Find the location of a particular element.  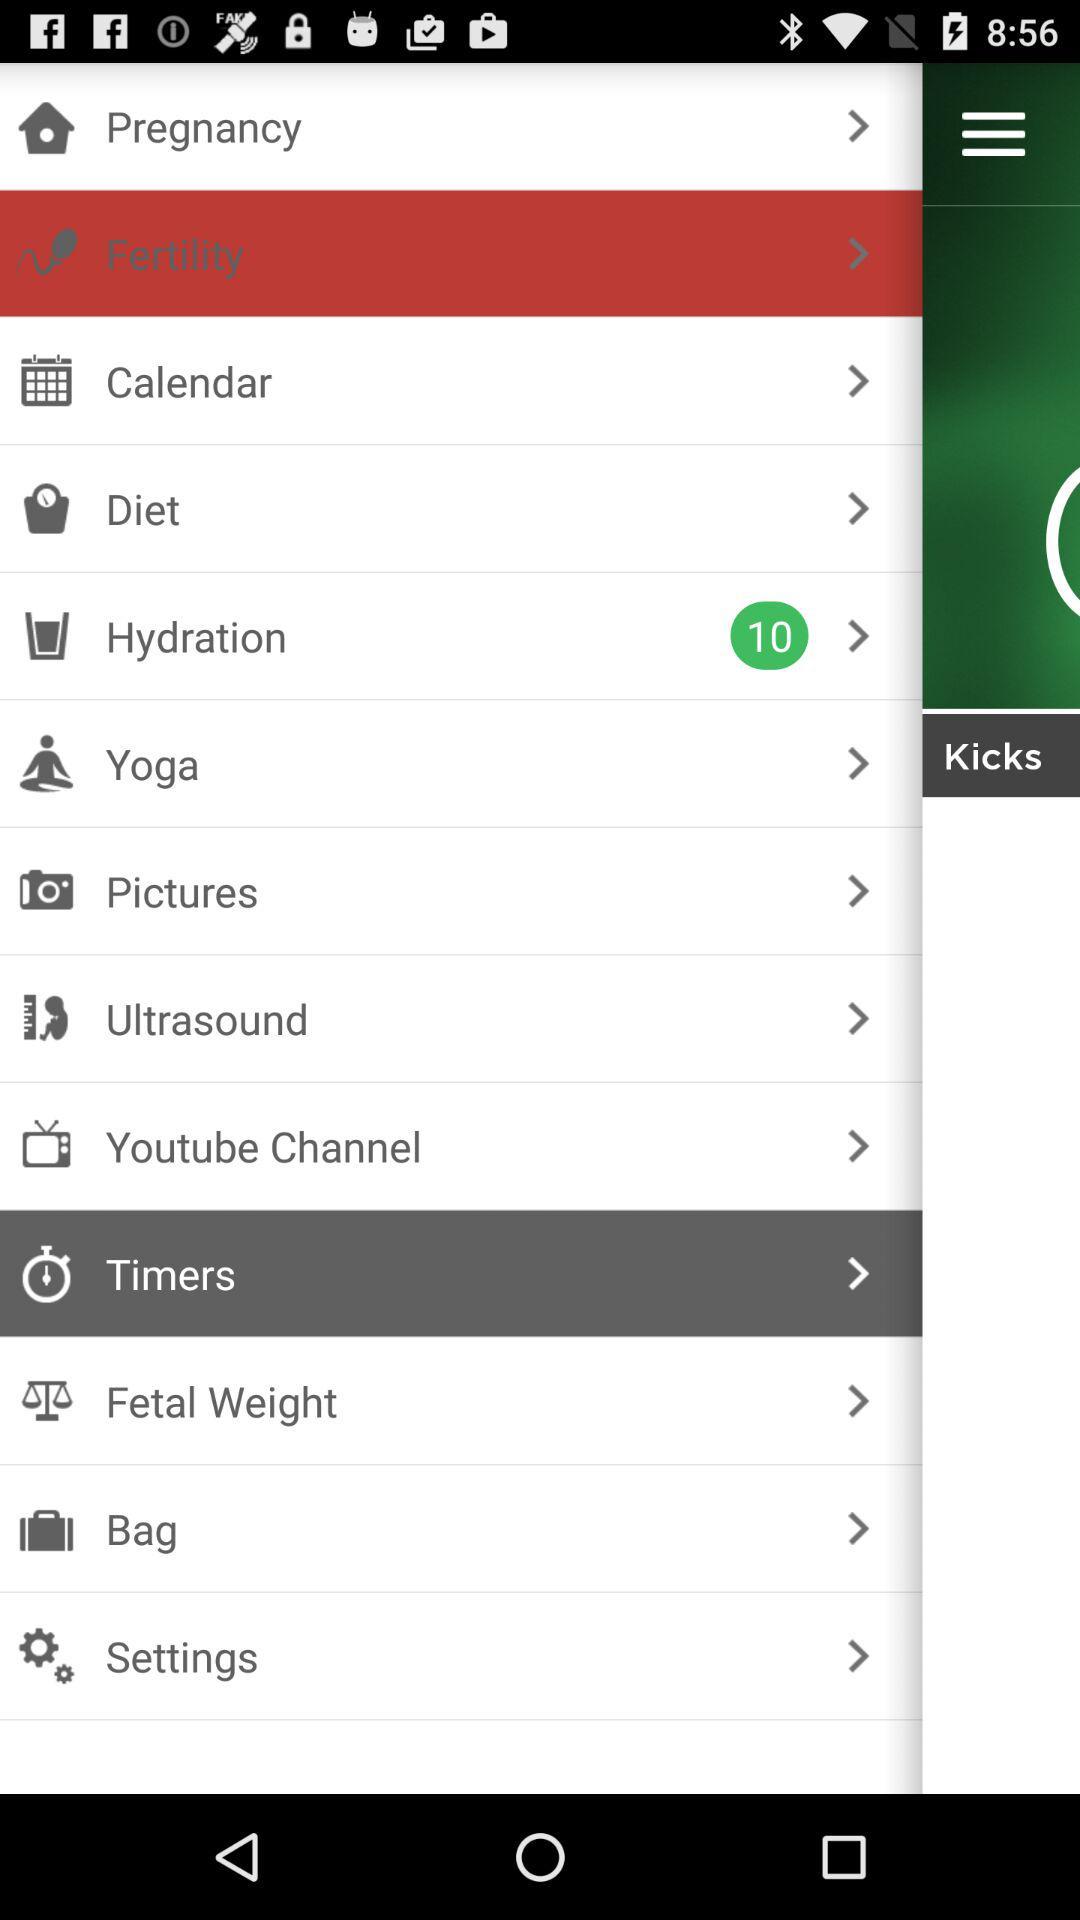

the fertility icon is located at coordinates (457, 252).